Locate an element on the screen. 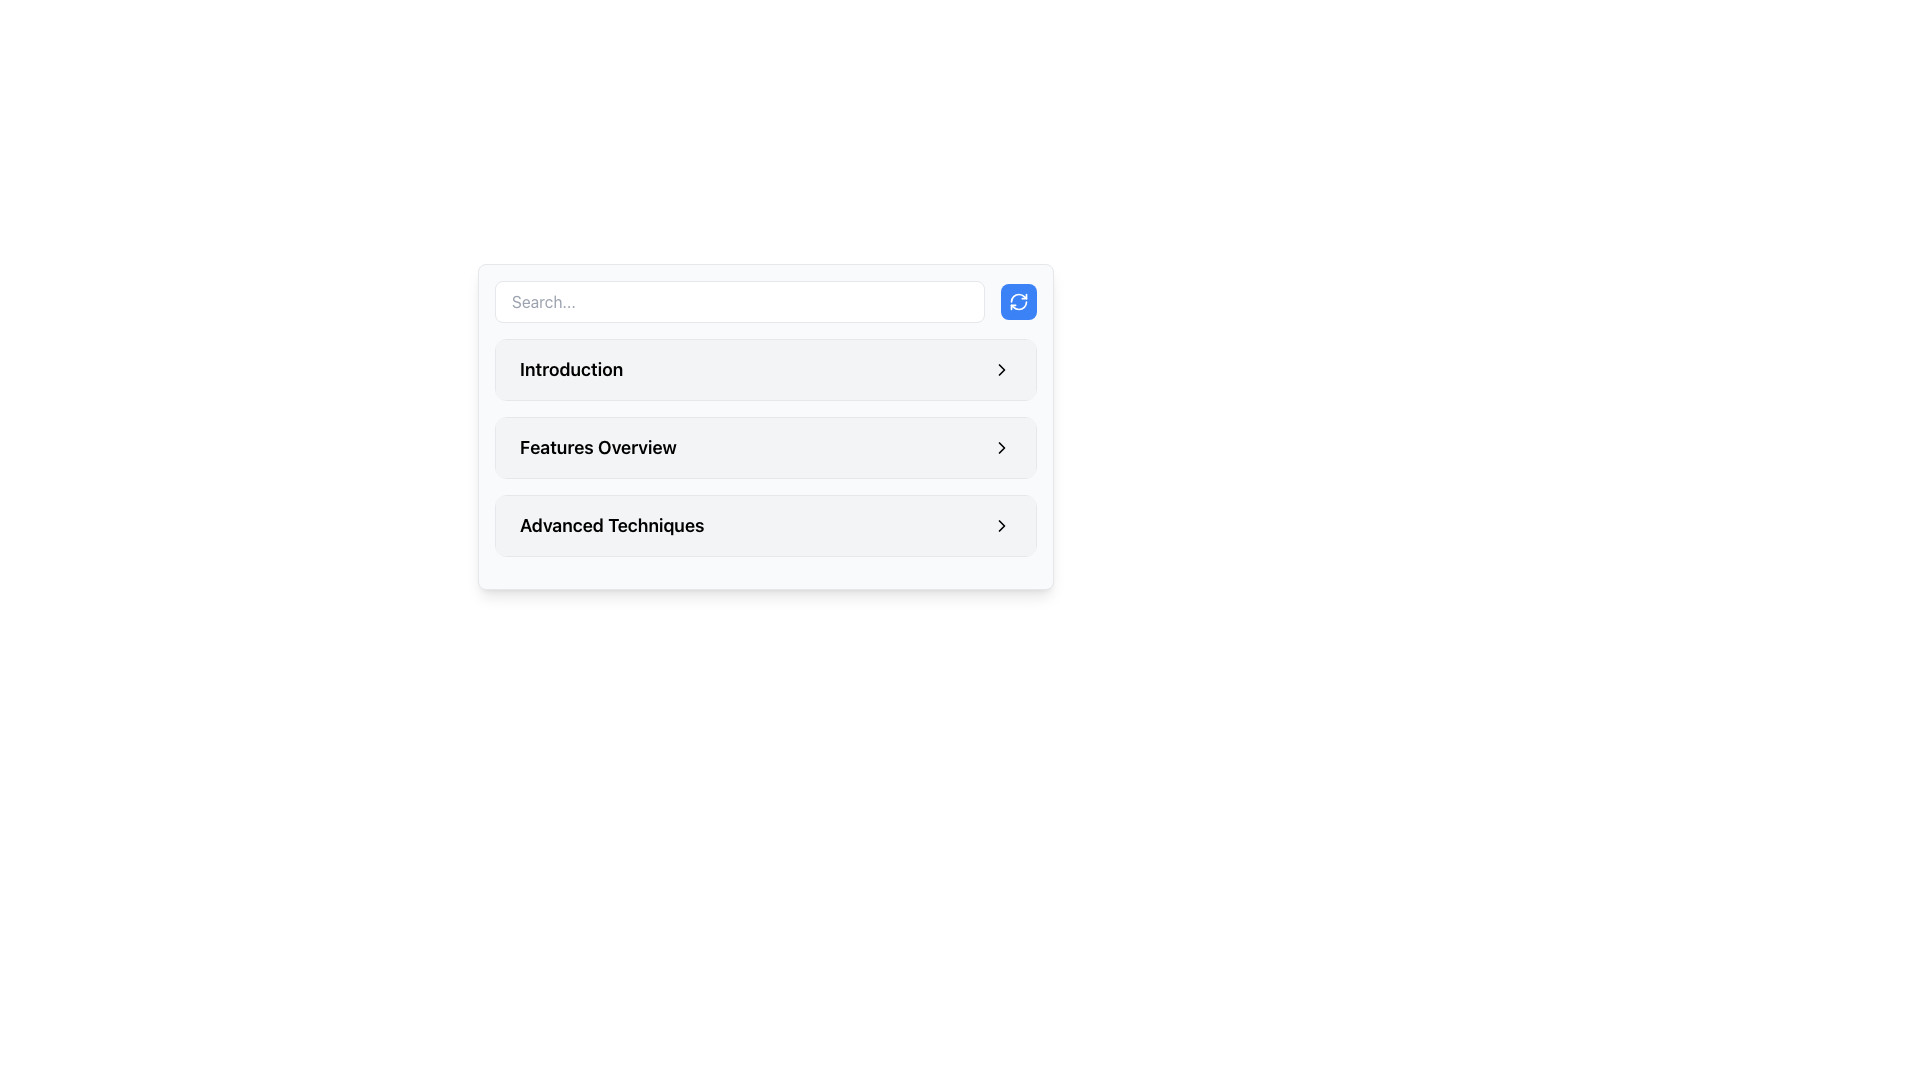 This screenshot has height=1080, width=1920. the refresh button located within the blue button to the right of the search input field at the top of the panel to refresh the content or state of the interface is located at coordinates (1018, 301).